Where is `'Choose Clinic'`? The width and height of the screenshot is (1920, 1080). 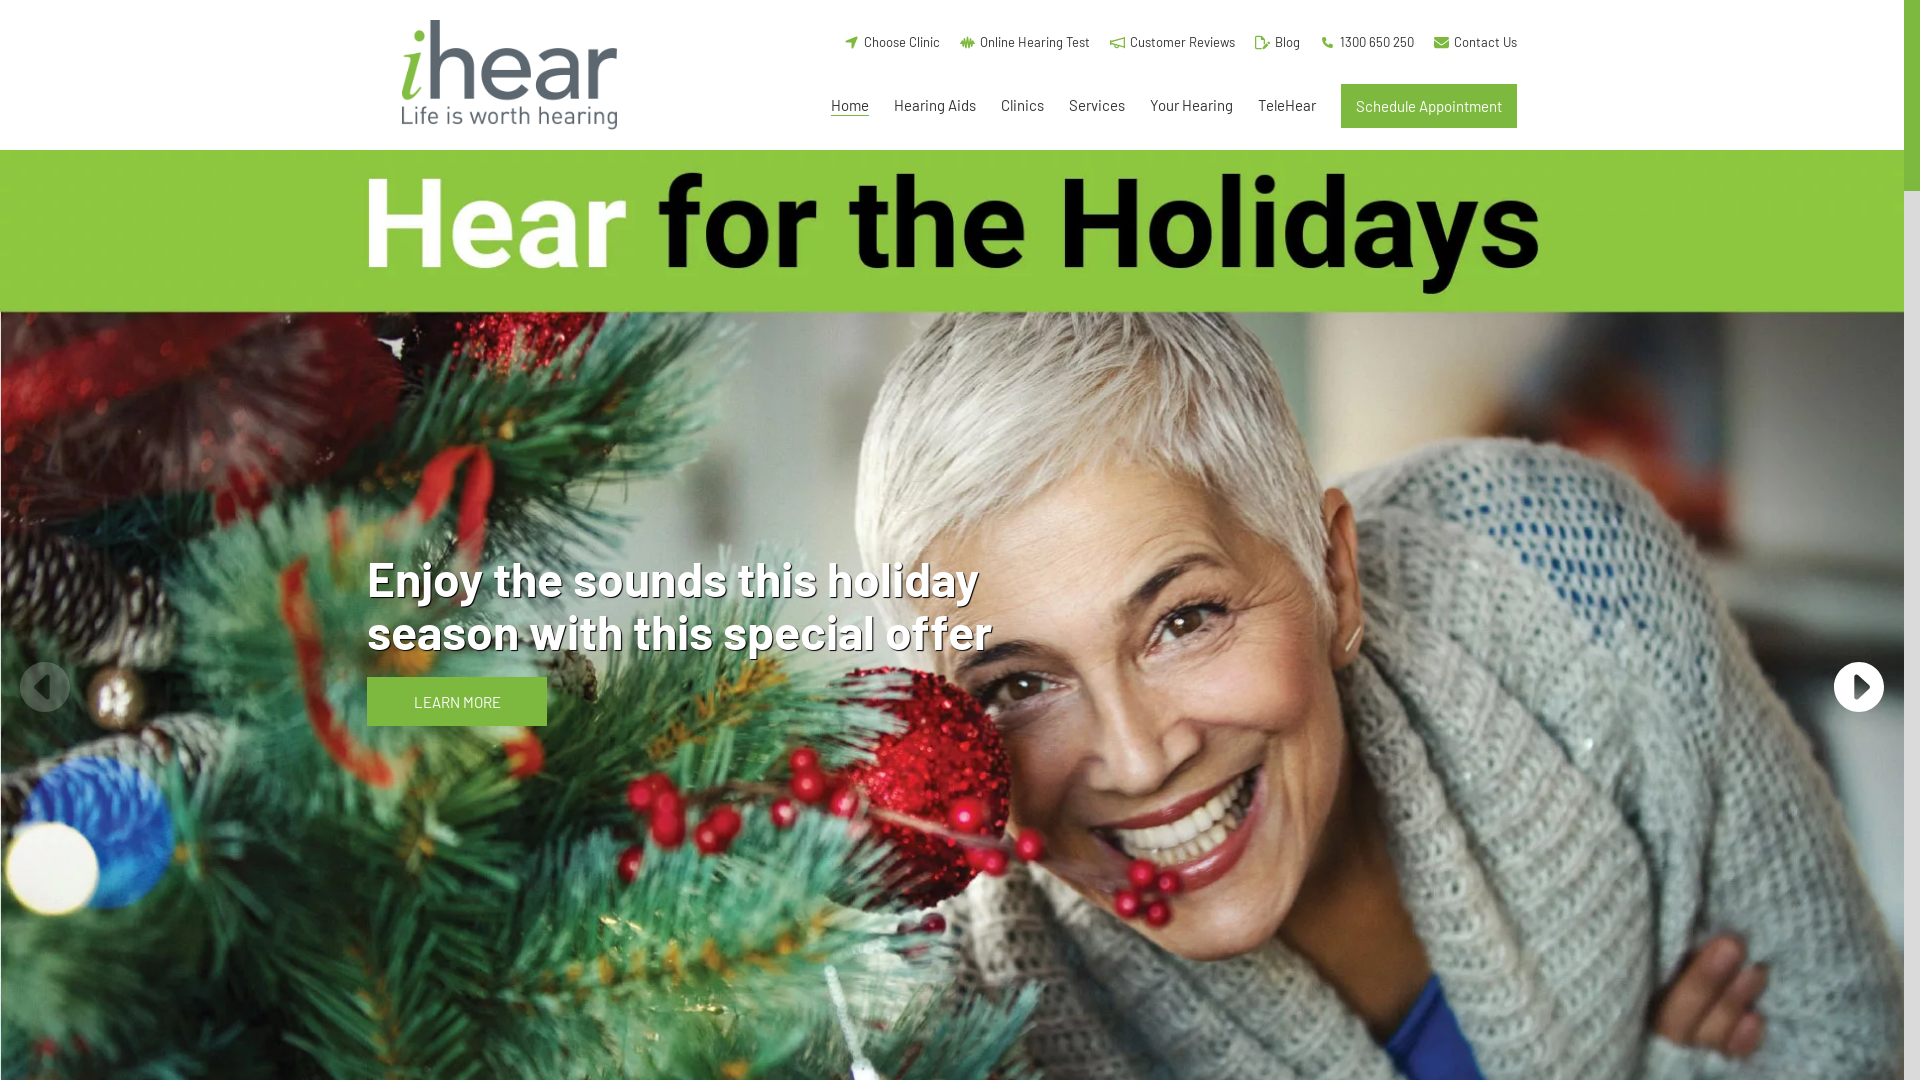 'Choose Clinic' is located at coordinates (891, 41).